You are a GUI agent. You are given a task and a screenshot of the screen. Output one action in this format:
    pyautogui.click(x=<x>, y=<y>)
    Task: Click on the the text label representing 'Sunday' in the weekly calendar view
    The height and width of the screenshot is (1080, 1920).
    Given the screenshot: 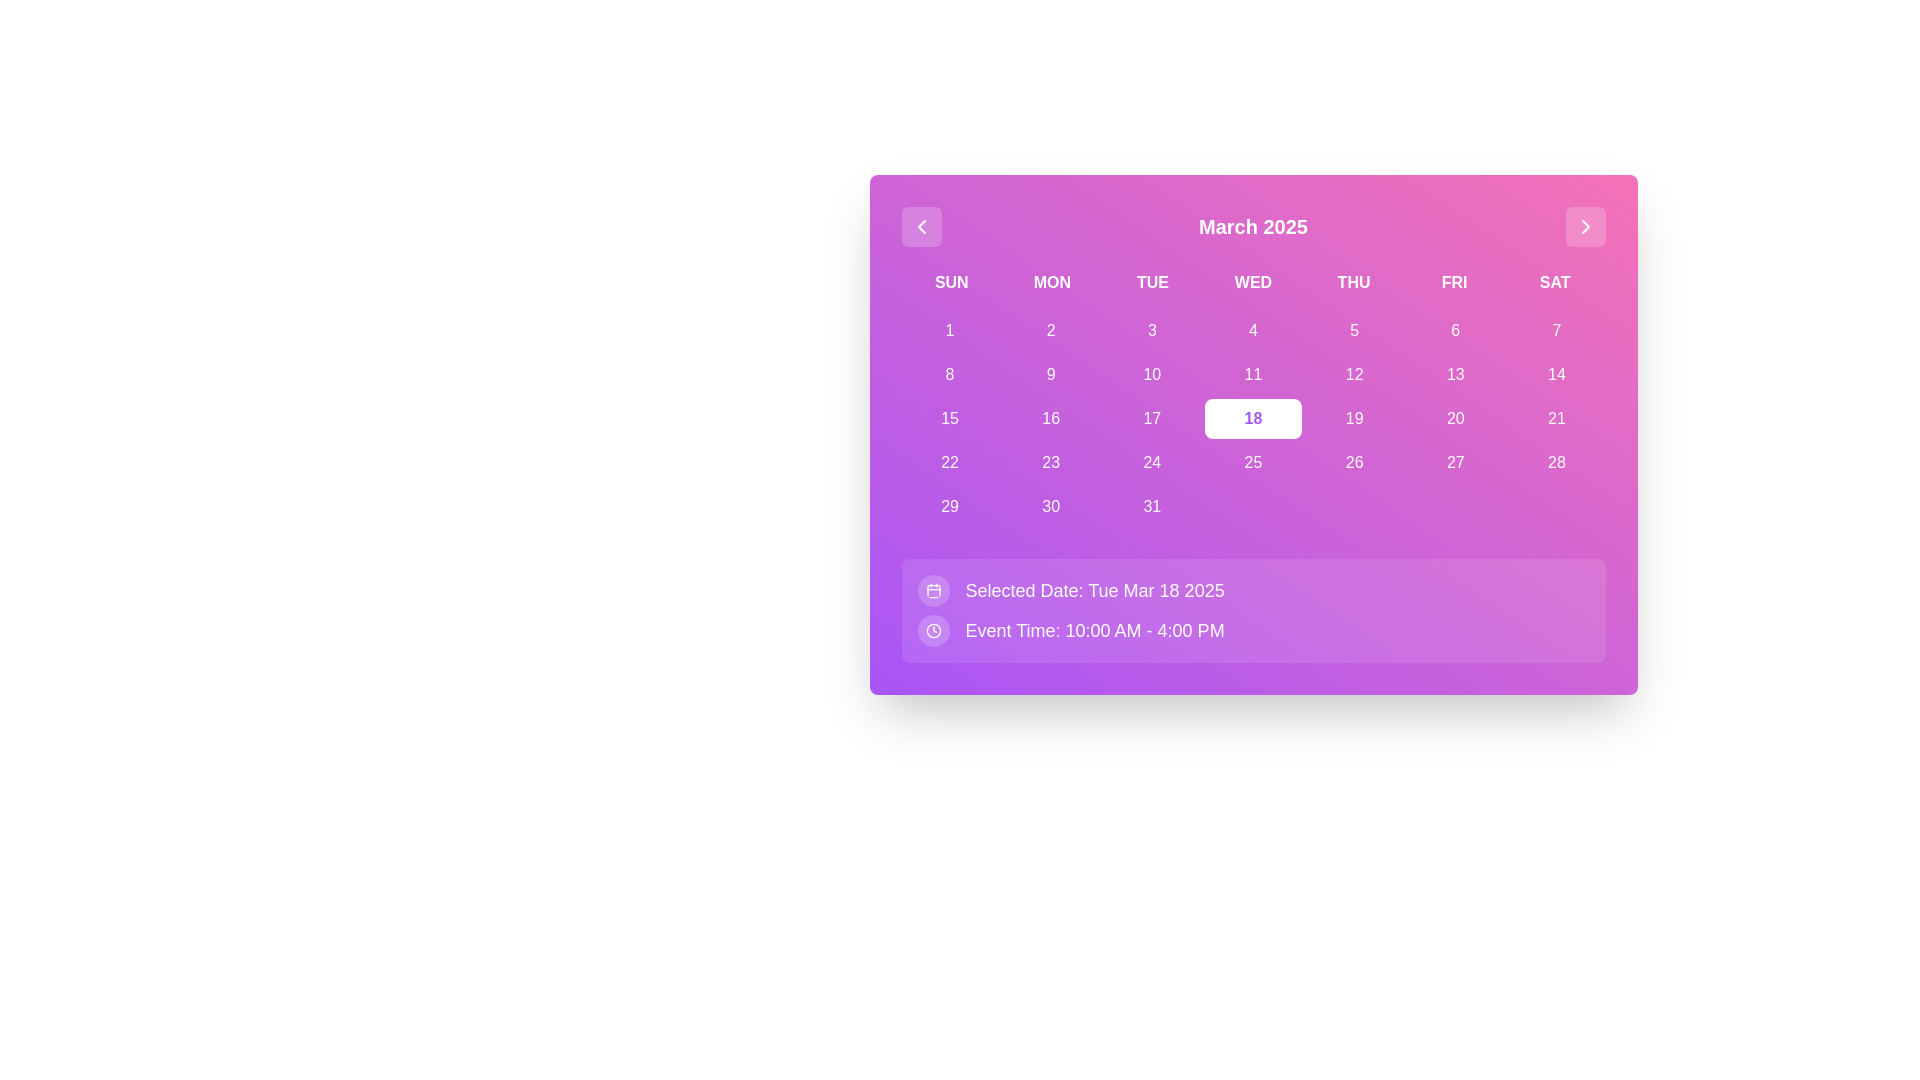 What is the action you would take?
    pyautogui.click(x=950, y=282)
    